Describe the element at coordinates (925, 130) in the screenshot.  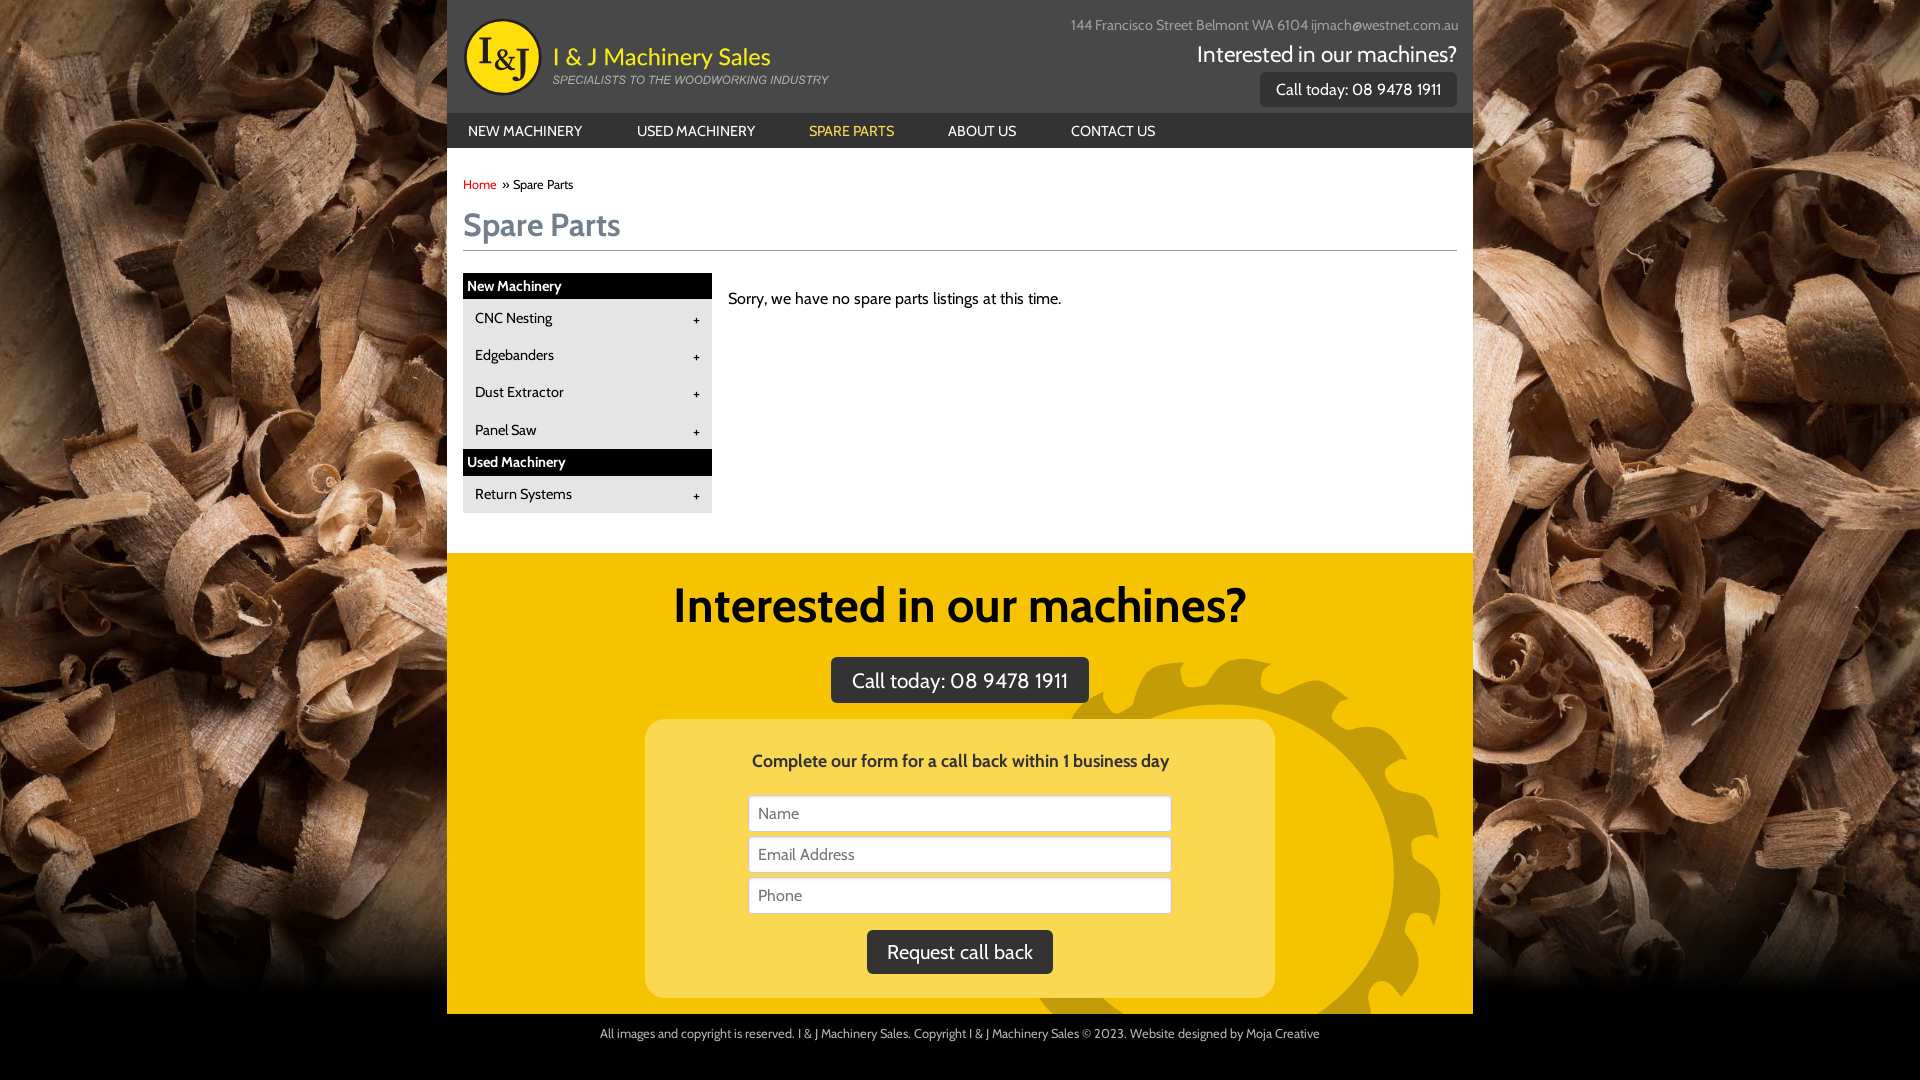
I see `'ABOUT US'` at that location.